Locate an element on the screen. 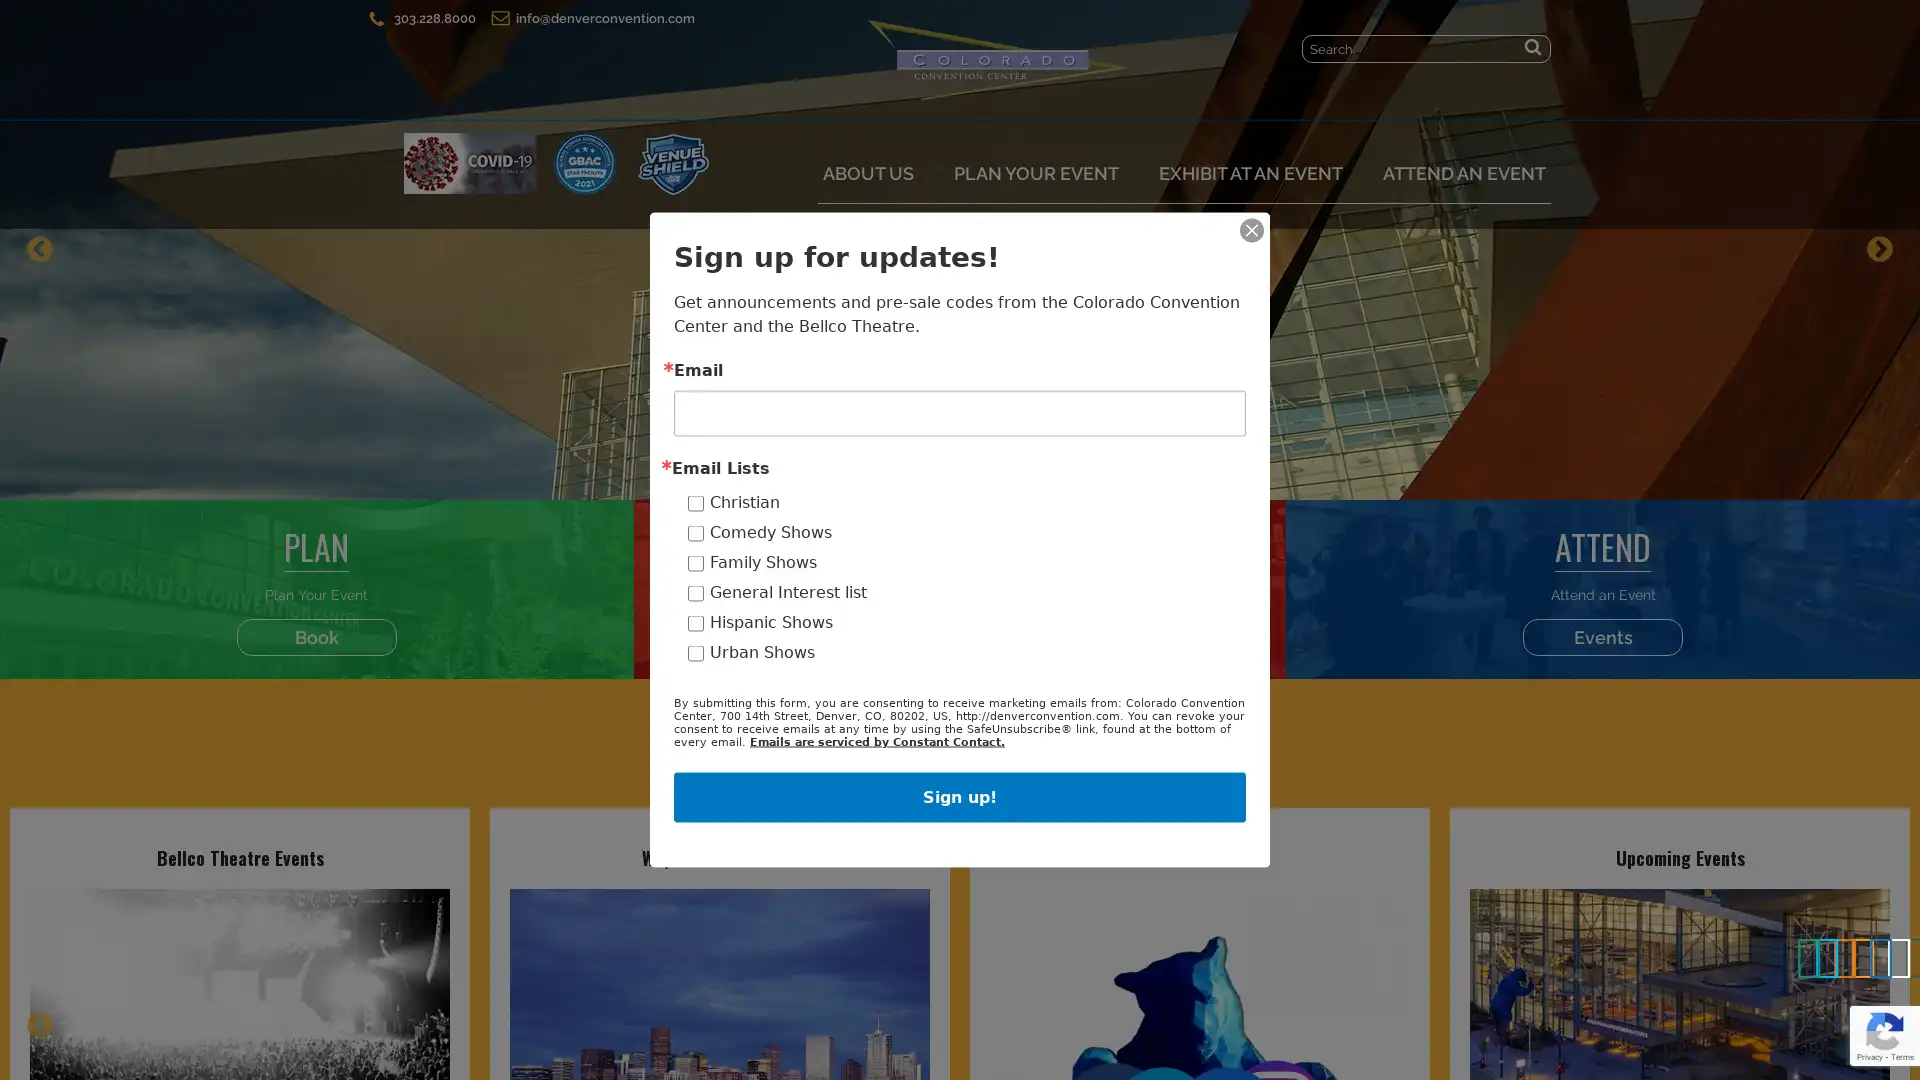  Previous is located at coordinates (39, 1025).